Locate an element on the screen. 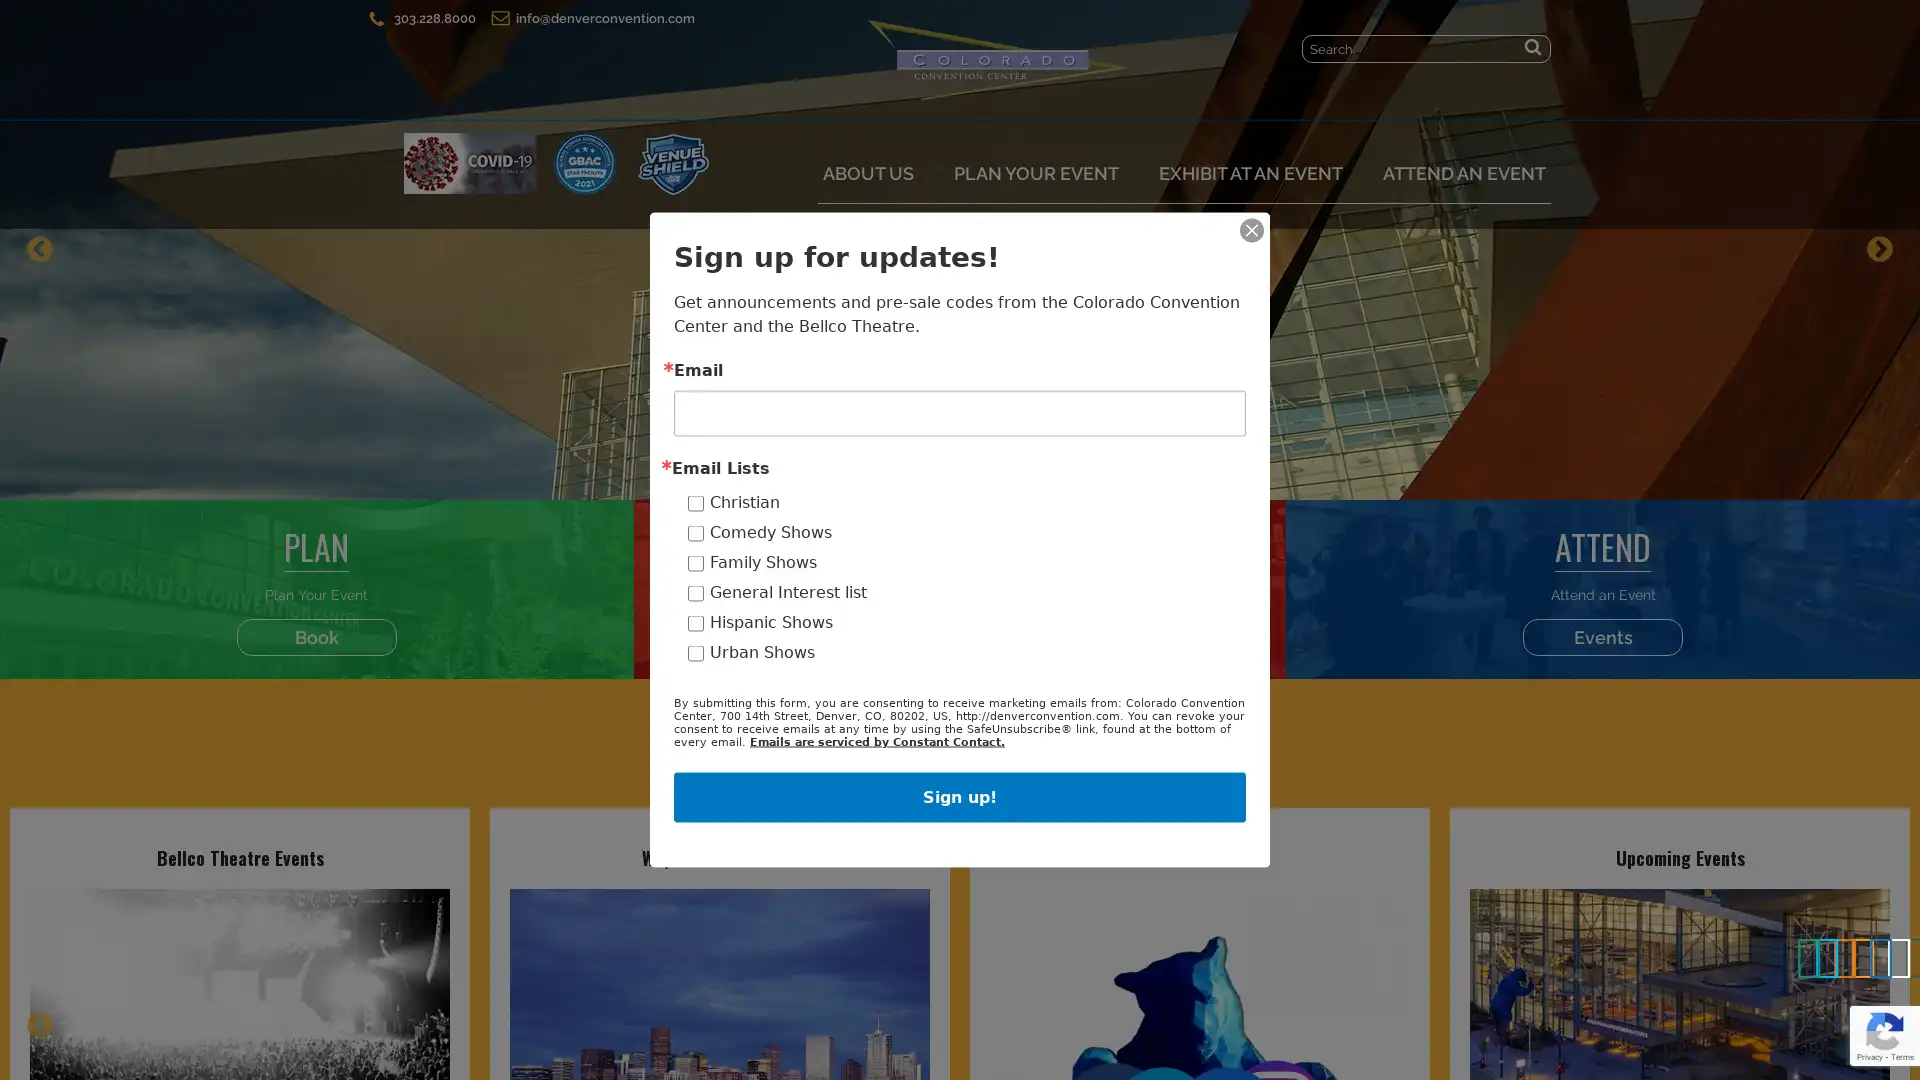  Previous is located at coordinates (39, 1025).